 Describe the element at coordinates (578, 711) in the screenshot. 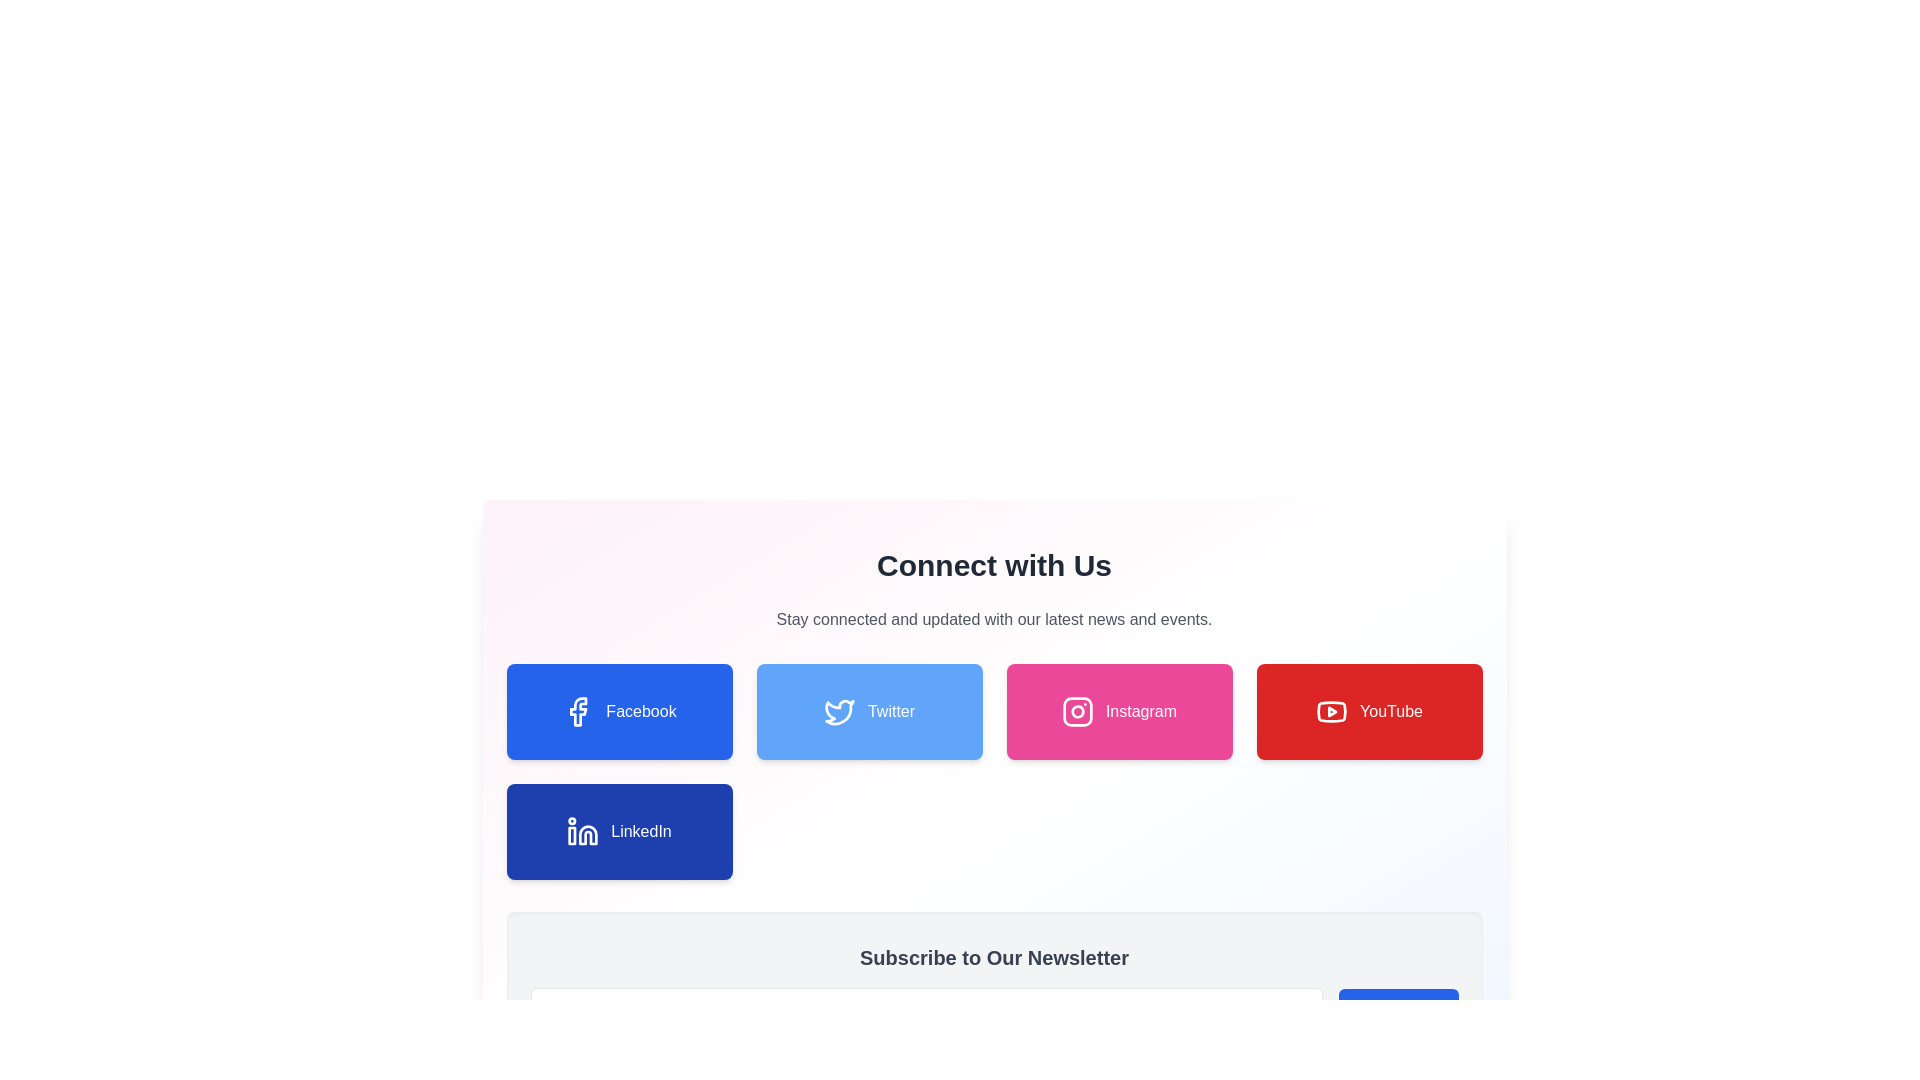

I see `the SVG area of the Facebook logo located within the 'Facebook' button, which is prominently displayed in blue color in the first column of the social media buttons section` at that location.